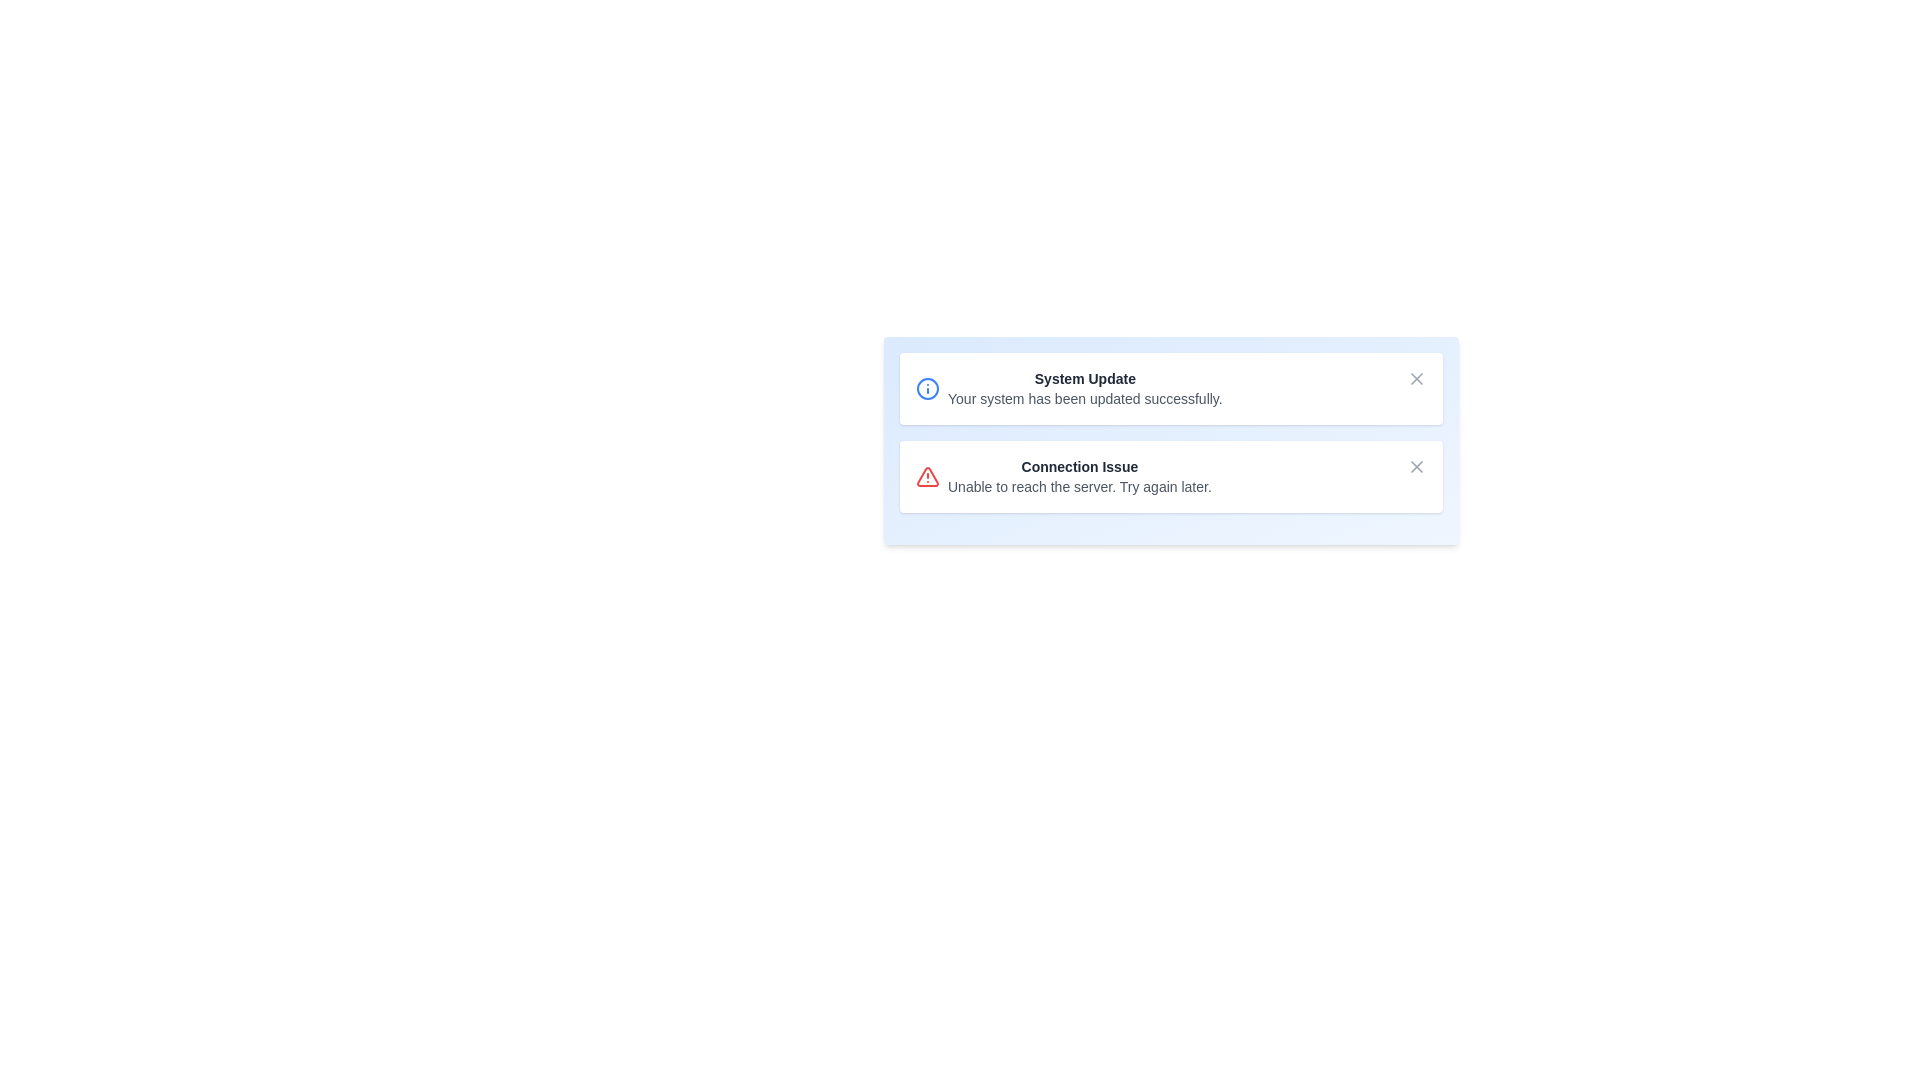 The image size is (1920, 1080). I want to click on close button for the notification titled 'Connection Issue', so click(1415, 466).